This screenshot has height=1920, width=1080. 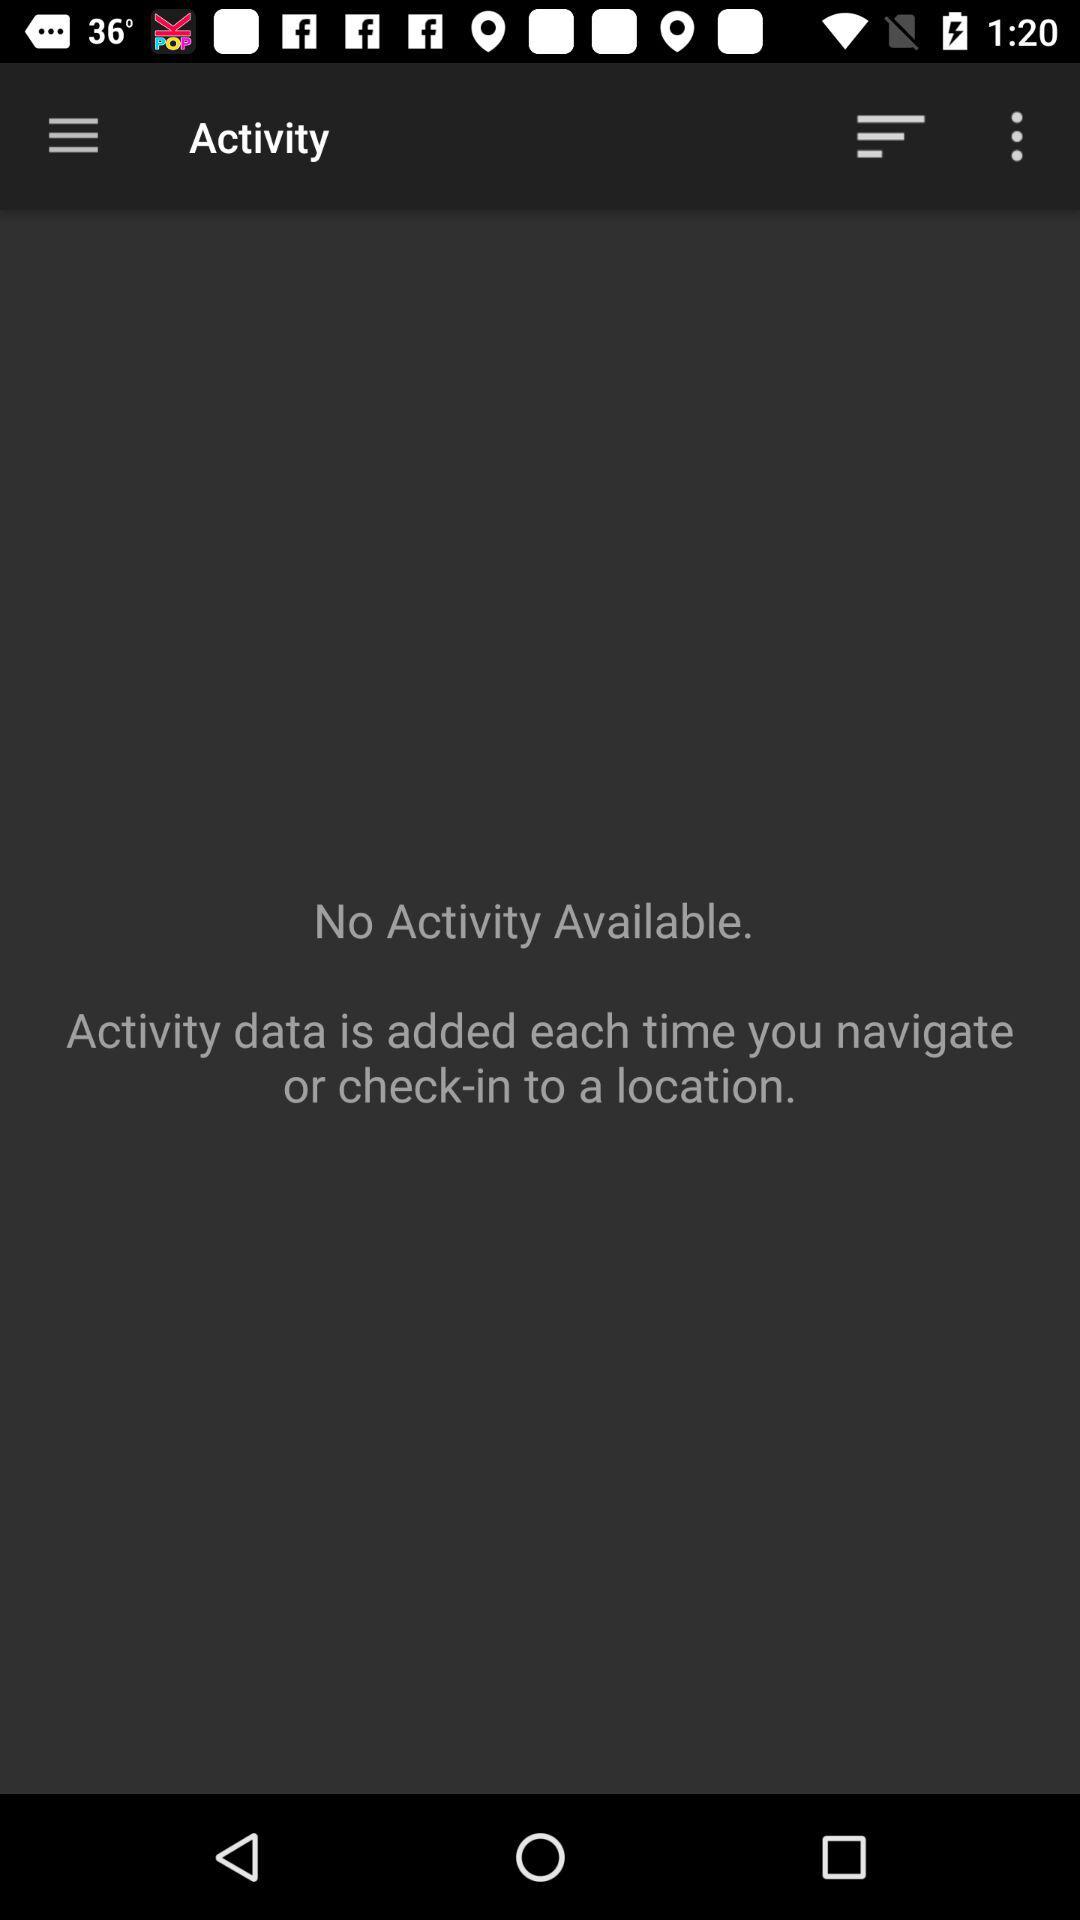 I want to click on the icon to the right of the activity item, so click(x=890, y=135).